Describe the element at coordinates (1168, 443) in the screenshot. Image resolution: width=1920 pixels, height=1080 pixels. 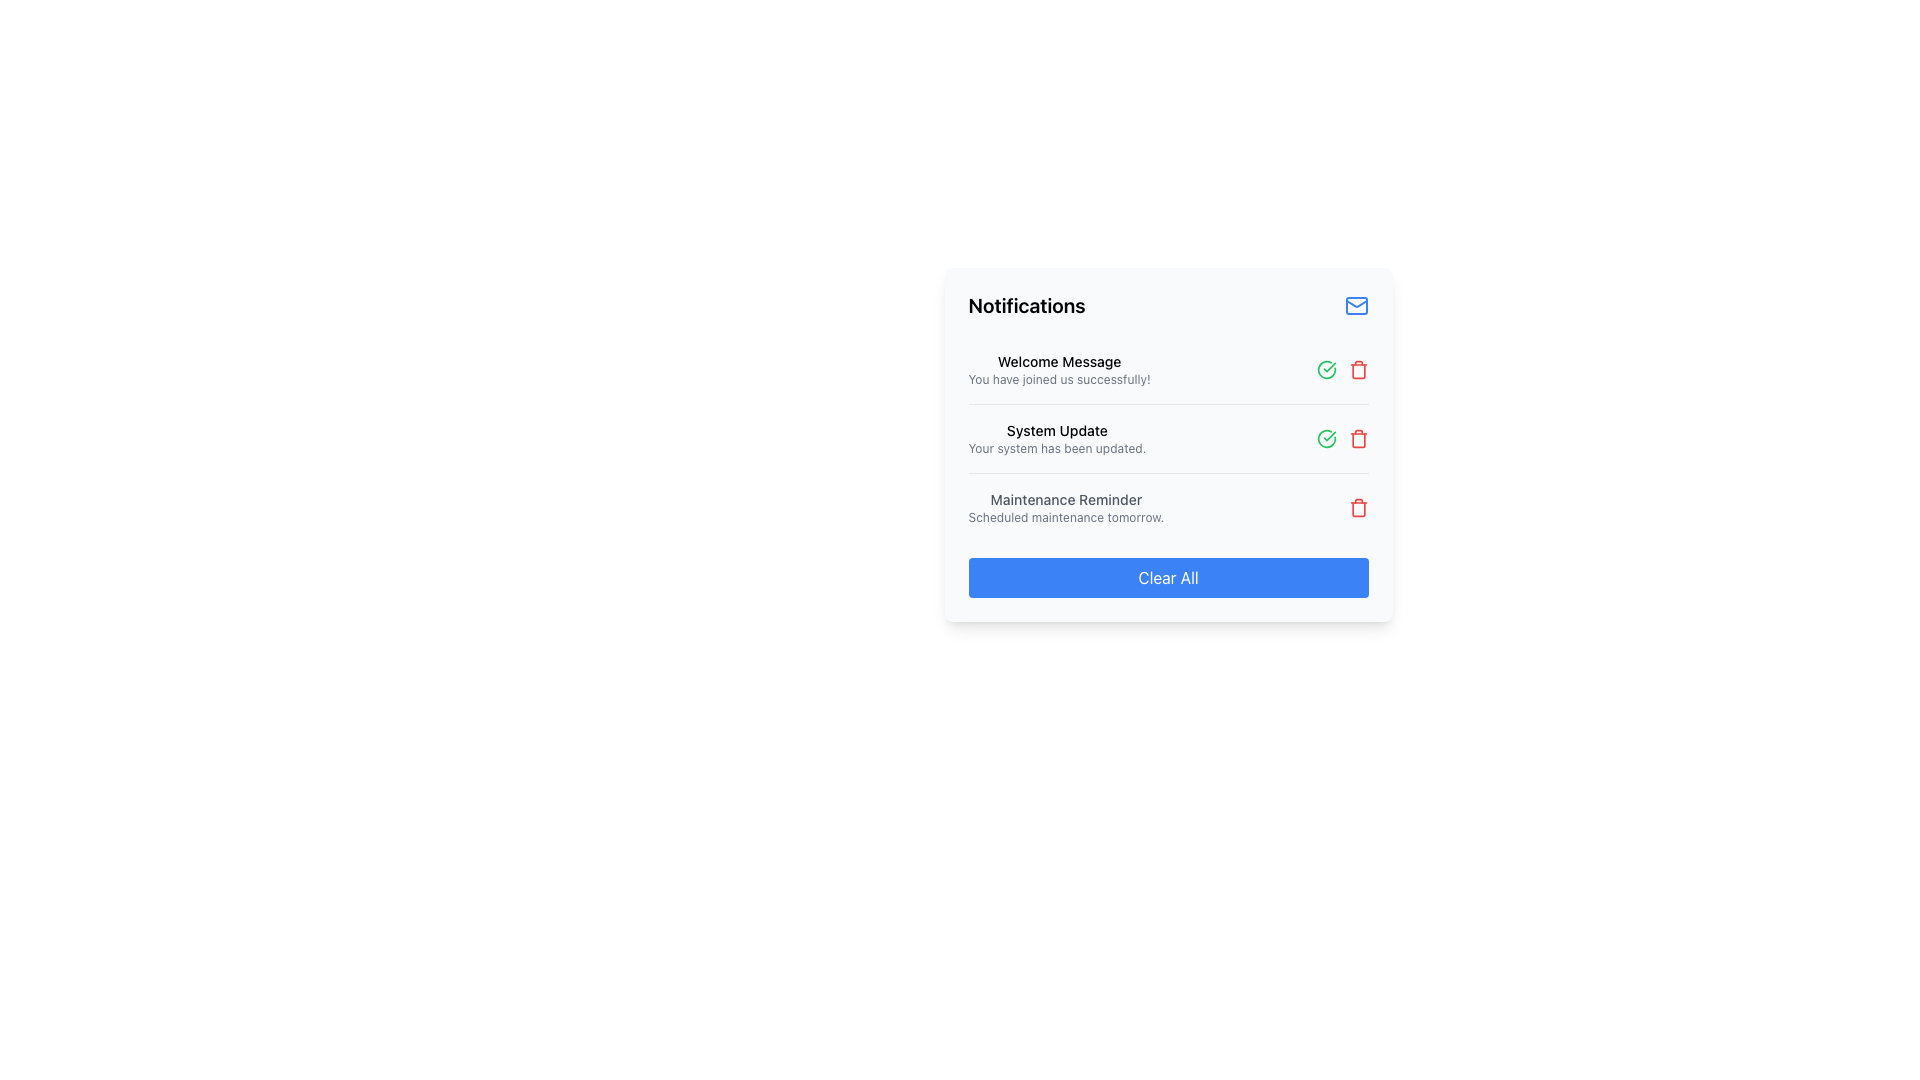
I see `the action buttons associated with the second notification row in the Notification Card Section, which displays details about the 'System Update'` at that location.